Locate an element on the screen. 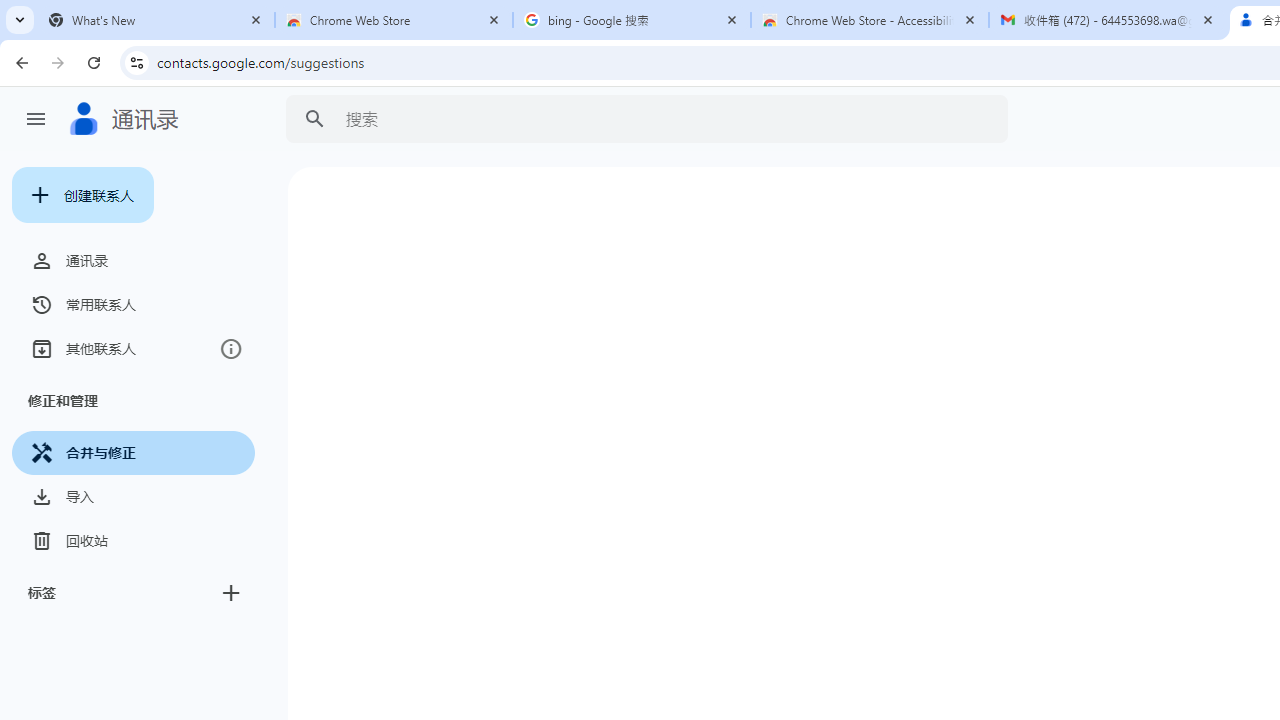 Image resolution: width=1280 pixels, height=720 pixels. 'Chrome Web Store' is located at coordinates (394, 20).